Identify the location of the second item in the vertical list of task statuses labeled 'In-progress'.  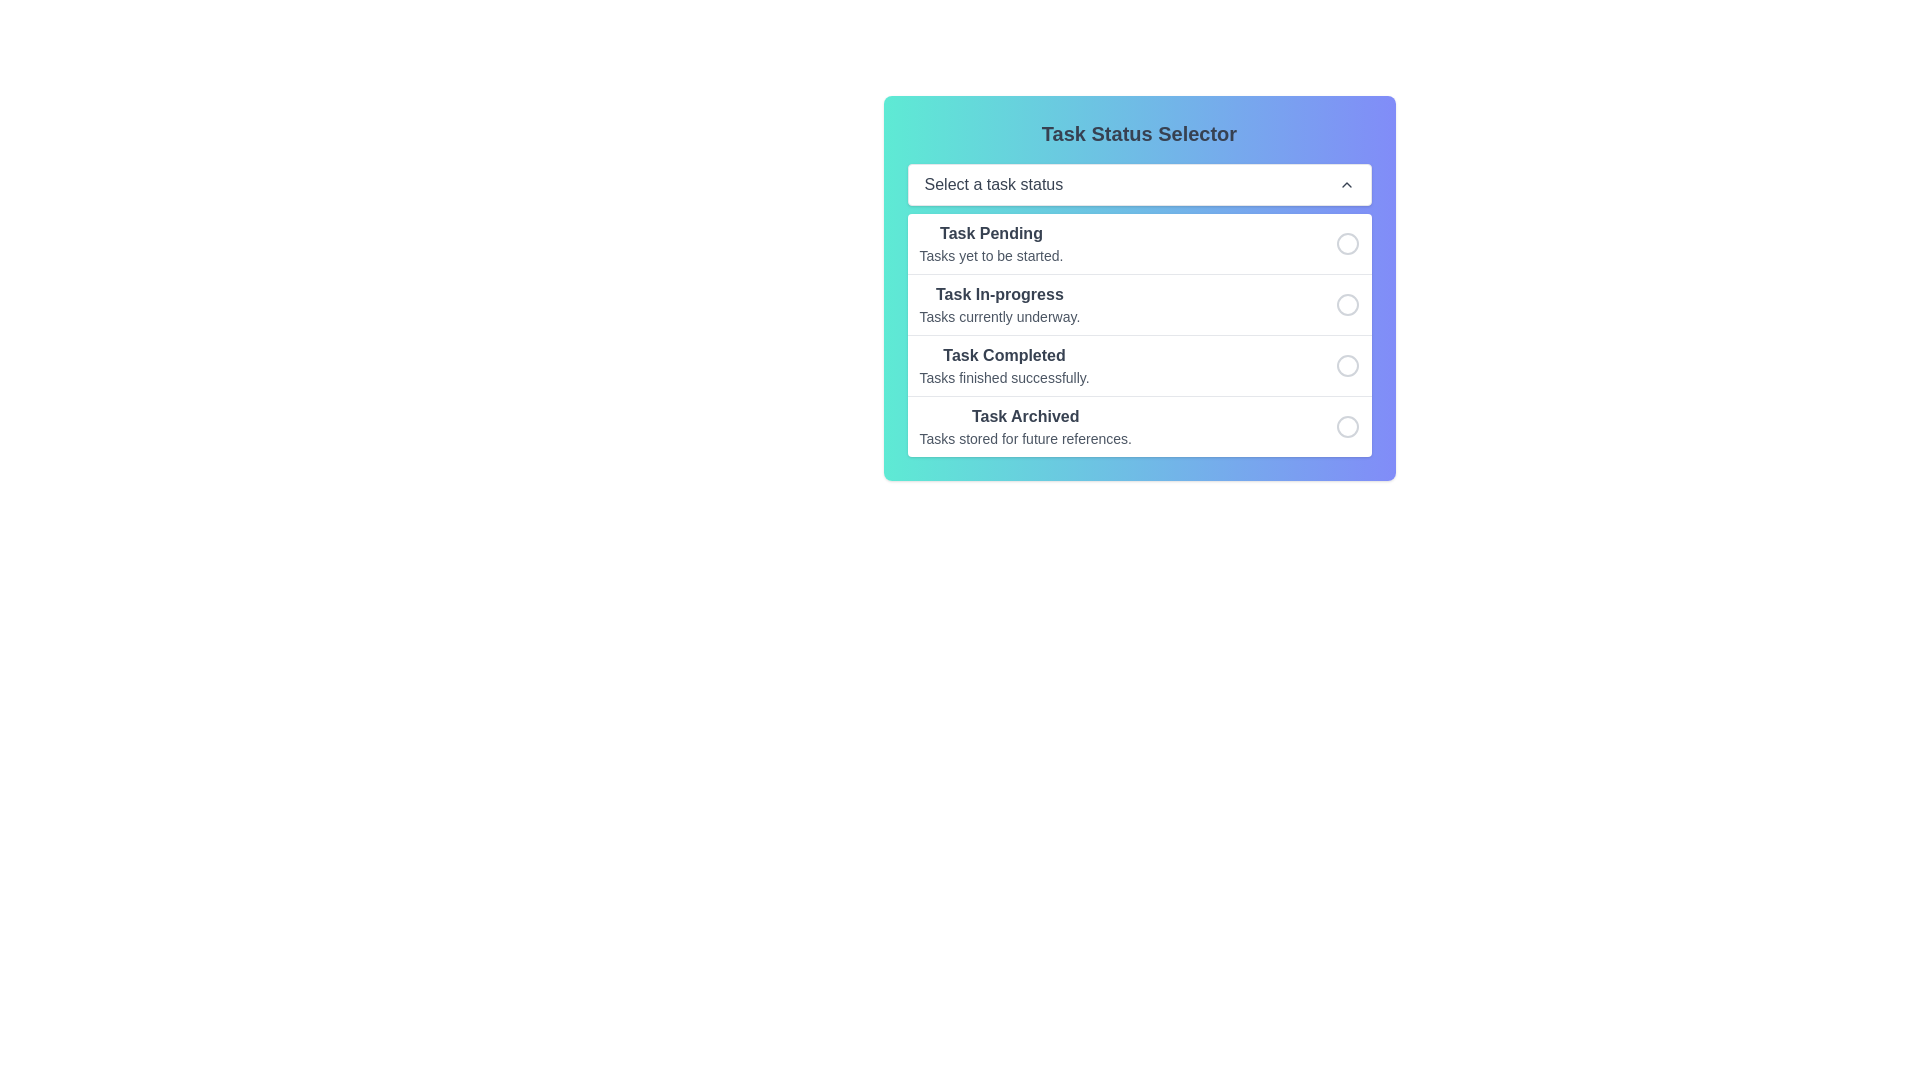
(1139, 288).